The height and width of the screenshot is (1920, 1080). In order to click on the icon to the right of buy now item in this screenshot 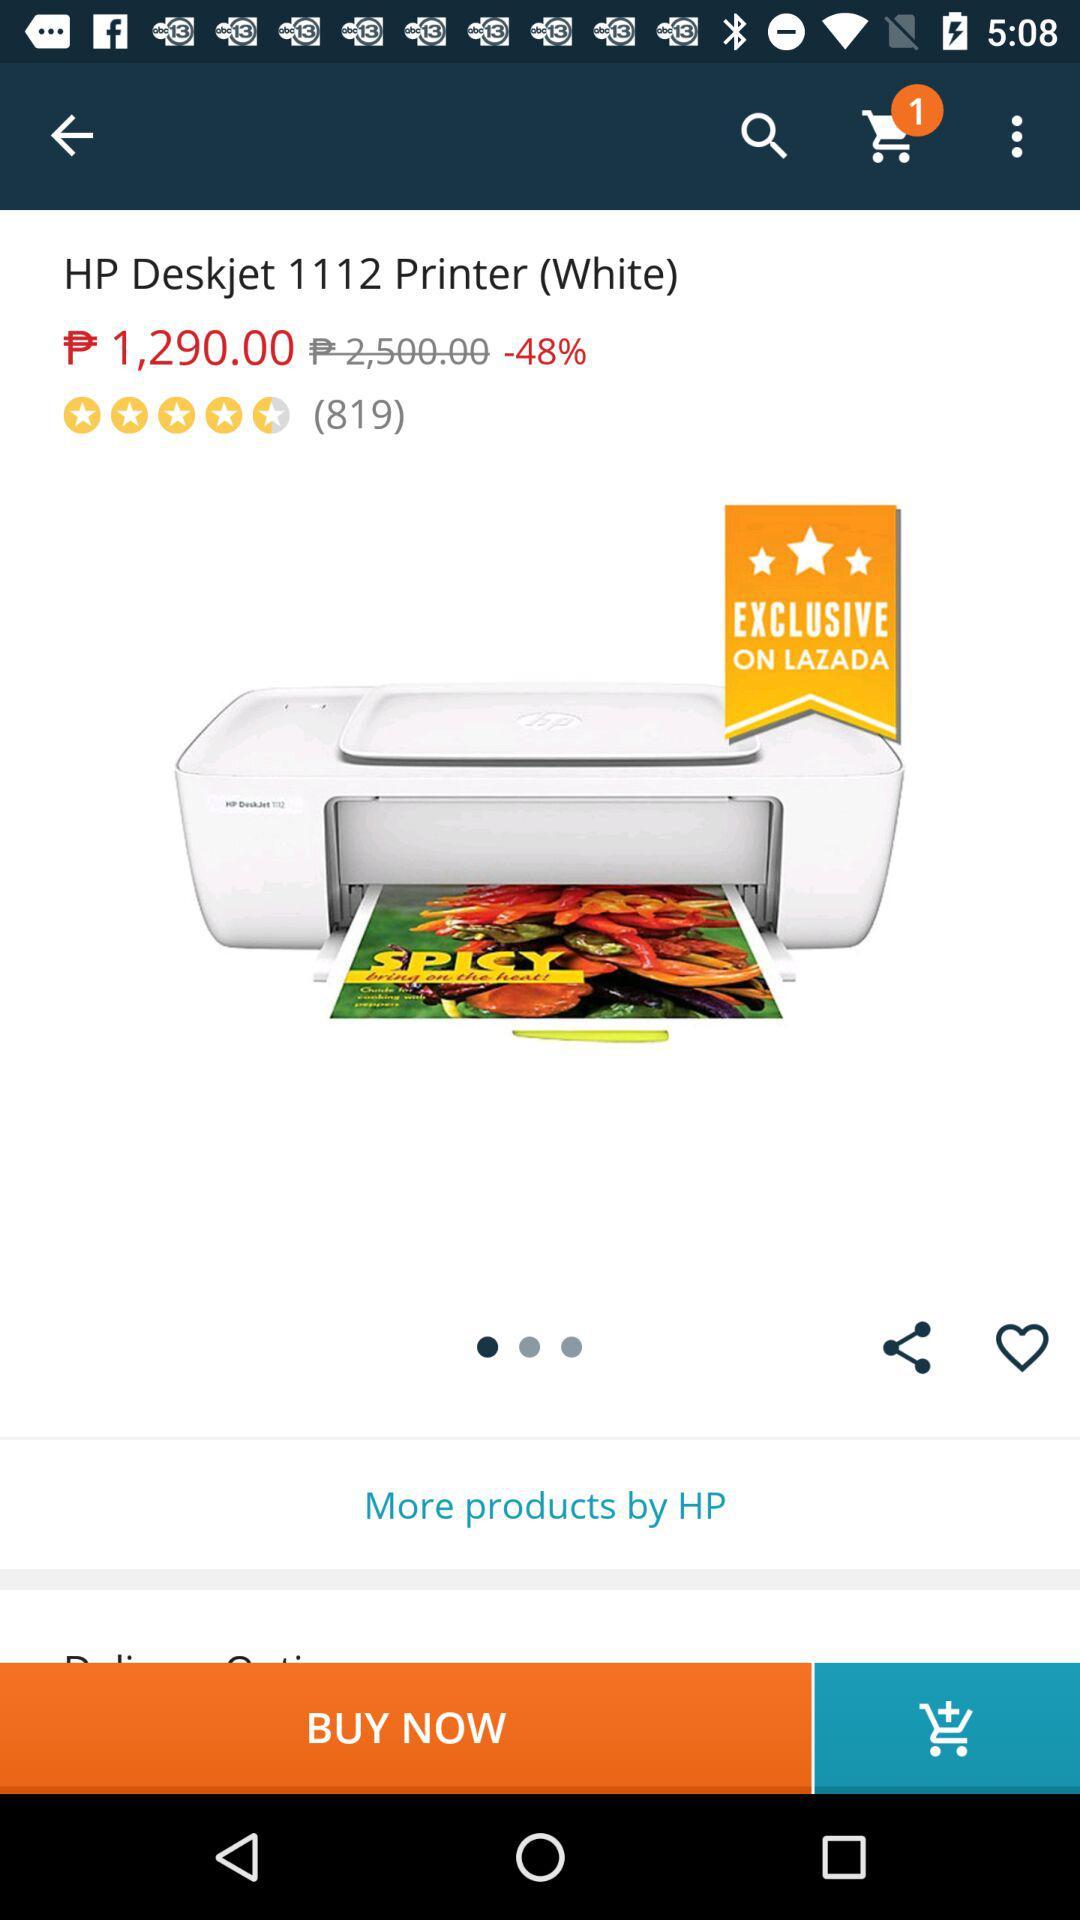, I will do `click(946, 1727)`.